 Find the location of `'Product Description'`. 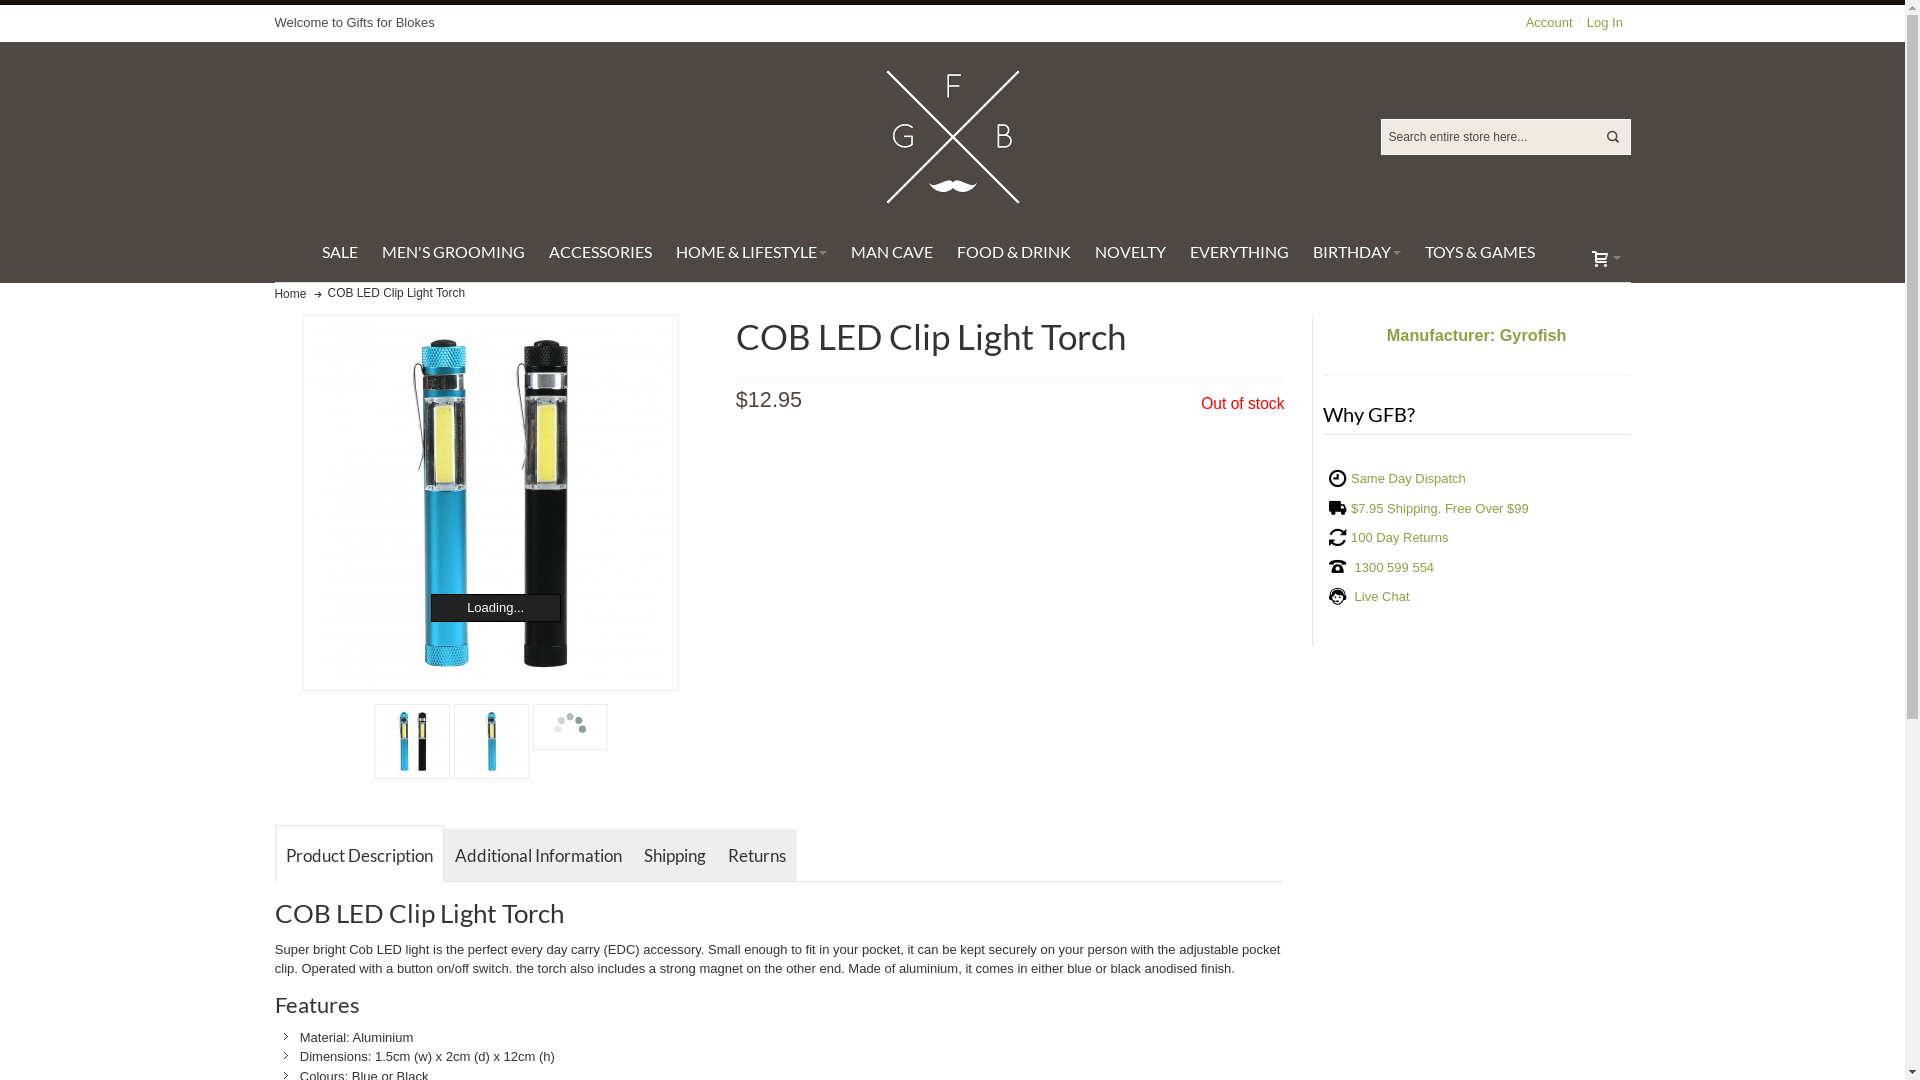

'Product Description' is located at coordinates (359, 852).